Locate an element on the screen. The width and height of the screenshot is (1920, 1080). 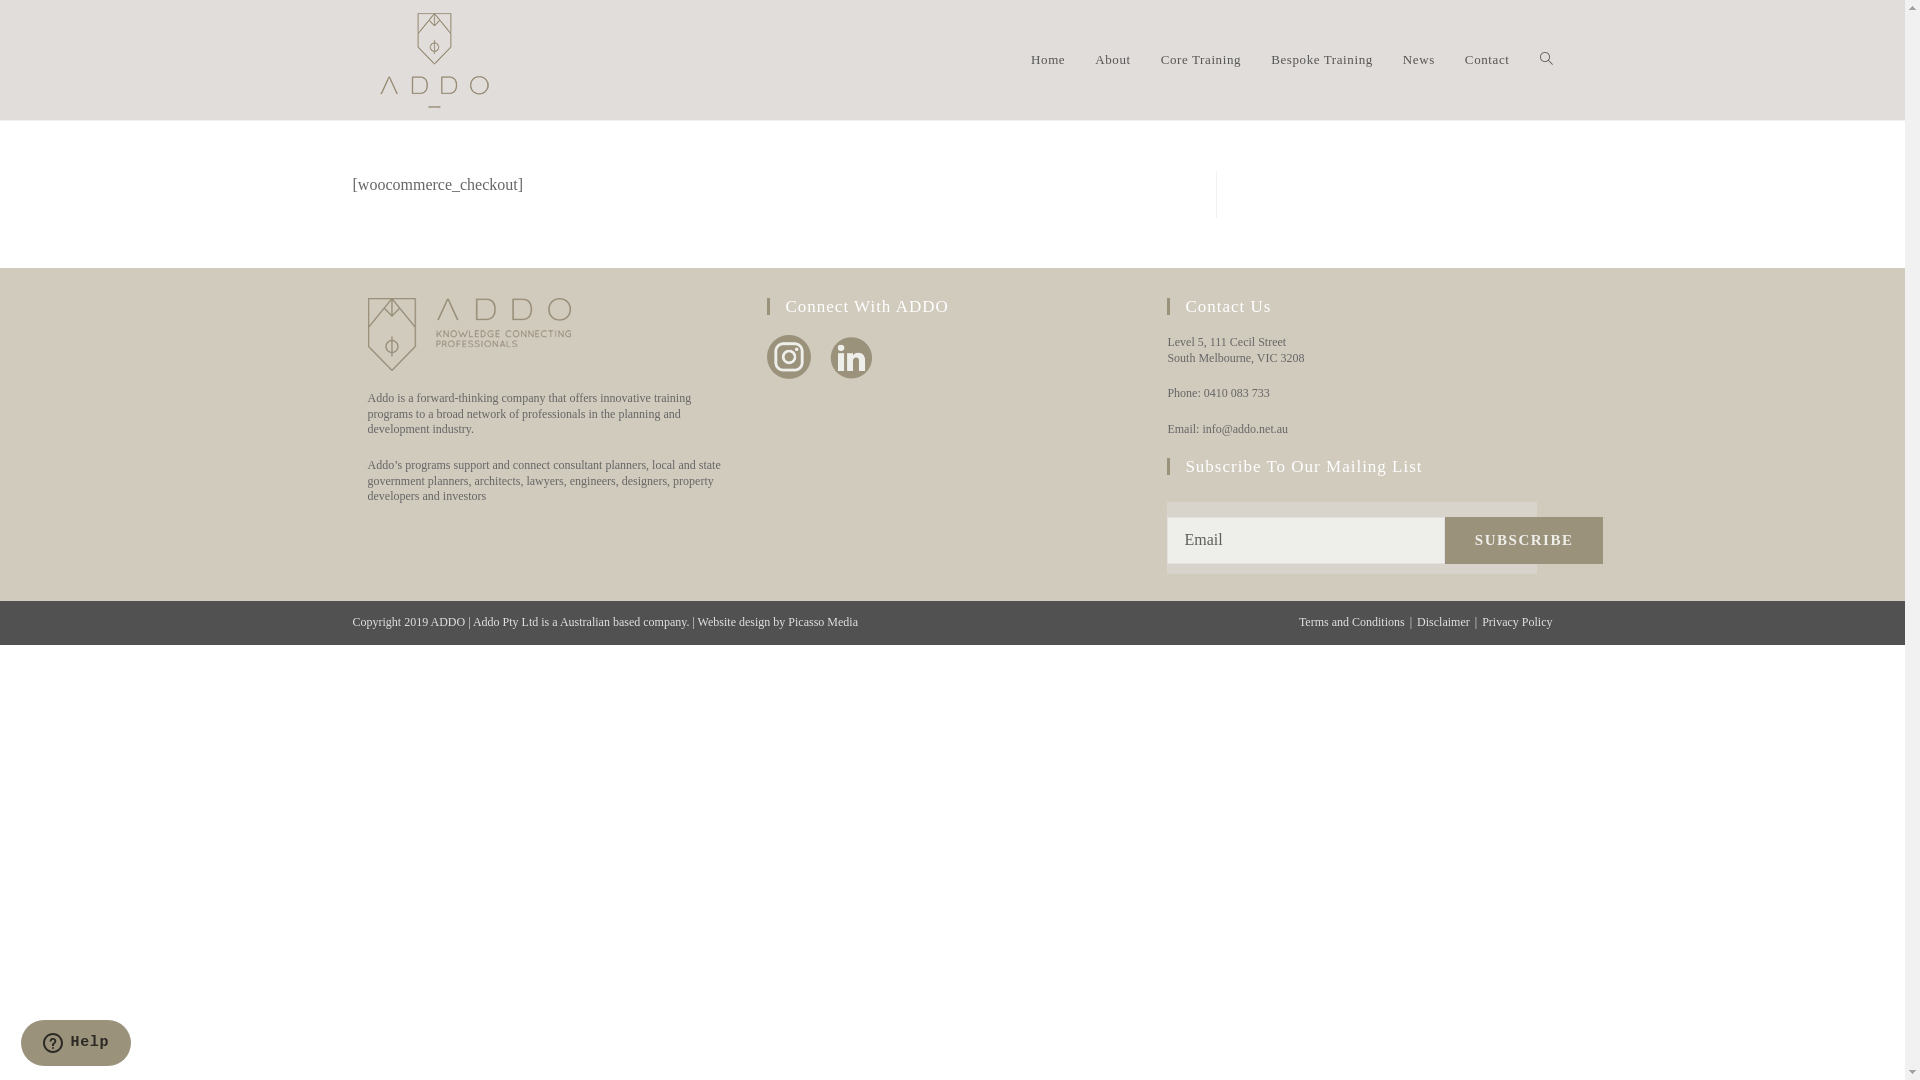
'About' is located at coordinates (1112, 59).